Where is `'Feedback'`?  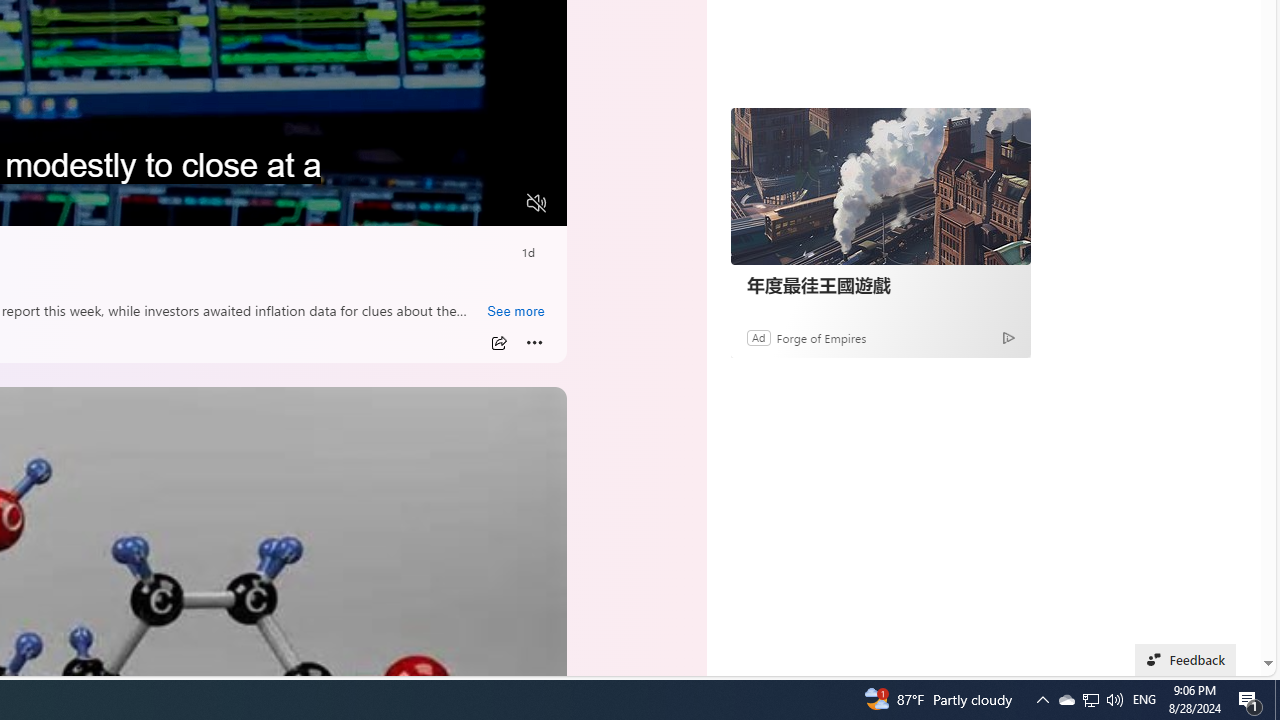
'Feedback' is located at coordinates (1185, 659).